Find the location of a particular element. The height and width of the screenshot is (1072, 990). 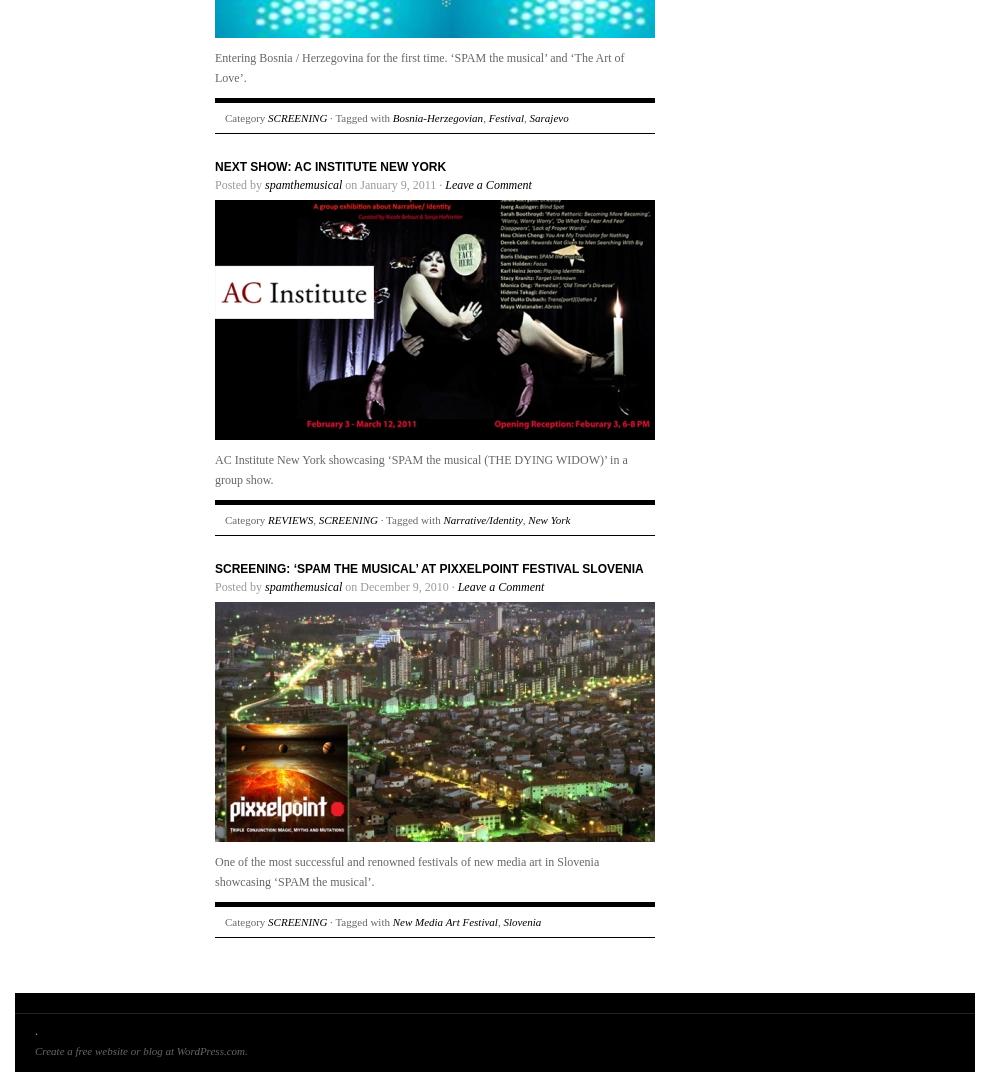

'SCREENING: ‘SPAM the musical’ at Pixxelpoint Festival Slovenia' is located at coordinates (427, 568).